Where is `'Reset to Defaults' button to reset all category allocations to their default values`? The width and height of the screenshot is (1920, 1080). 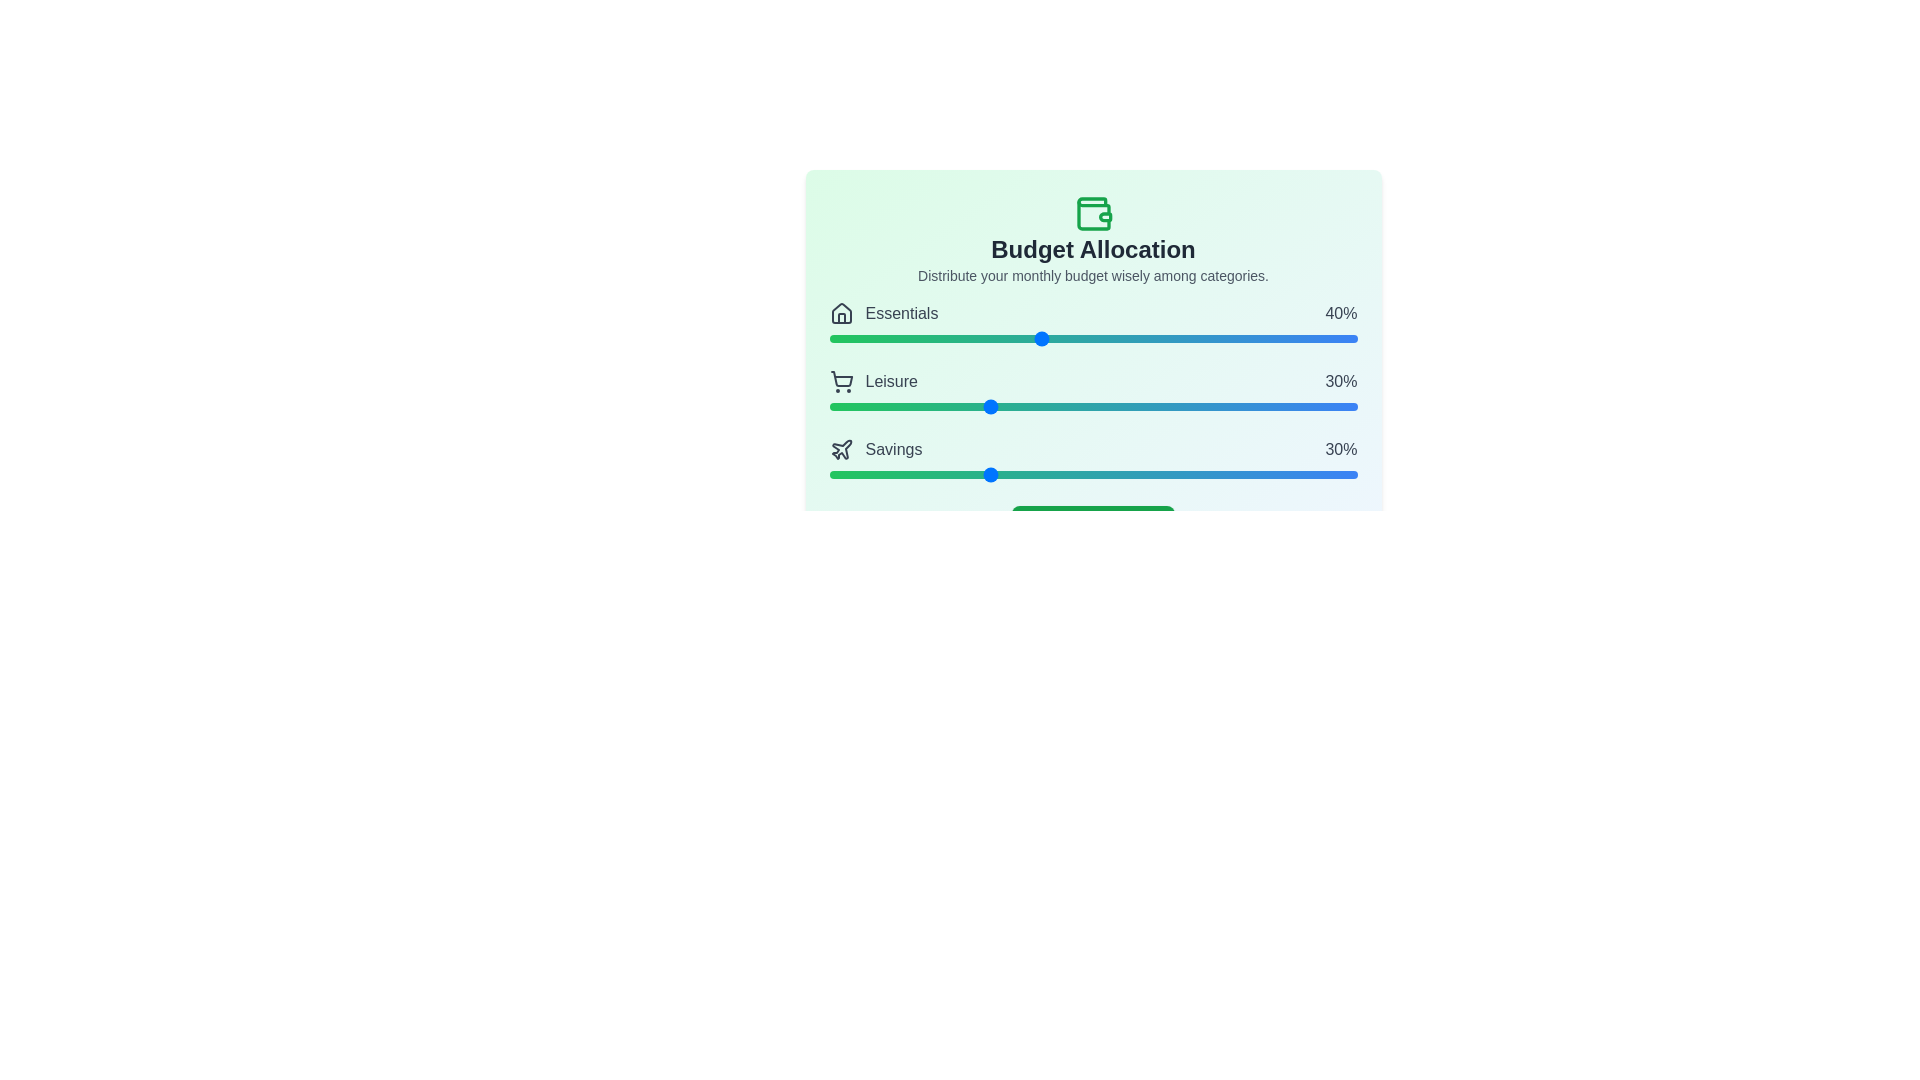
'Reset to Defaults' button to reset all category allocations to their default values is located at coordinates (1092, 524).